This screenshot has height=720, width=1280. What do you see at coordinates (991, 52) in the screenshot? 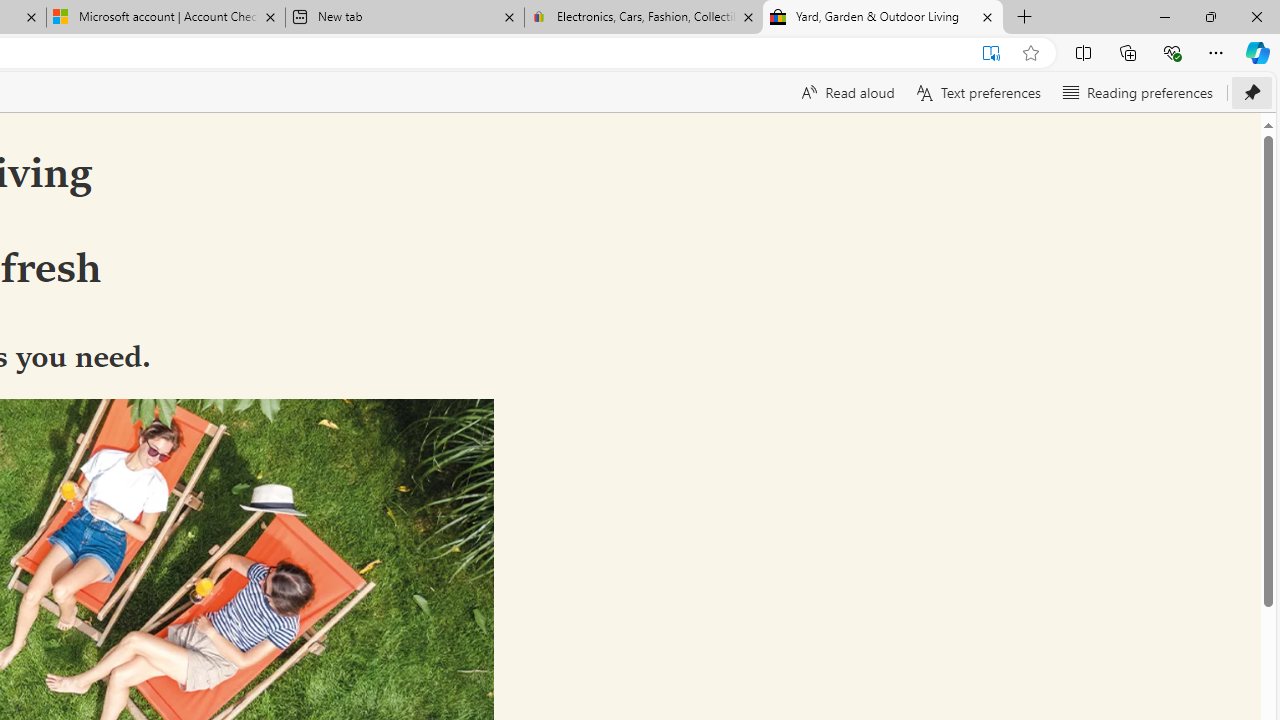
I see `'Exit Immersive Reader (F9)'` at bounding box center [991, 52].